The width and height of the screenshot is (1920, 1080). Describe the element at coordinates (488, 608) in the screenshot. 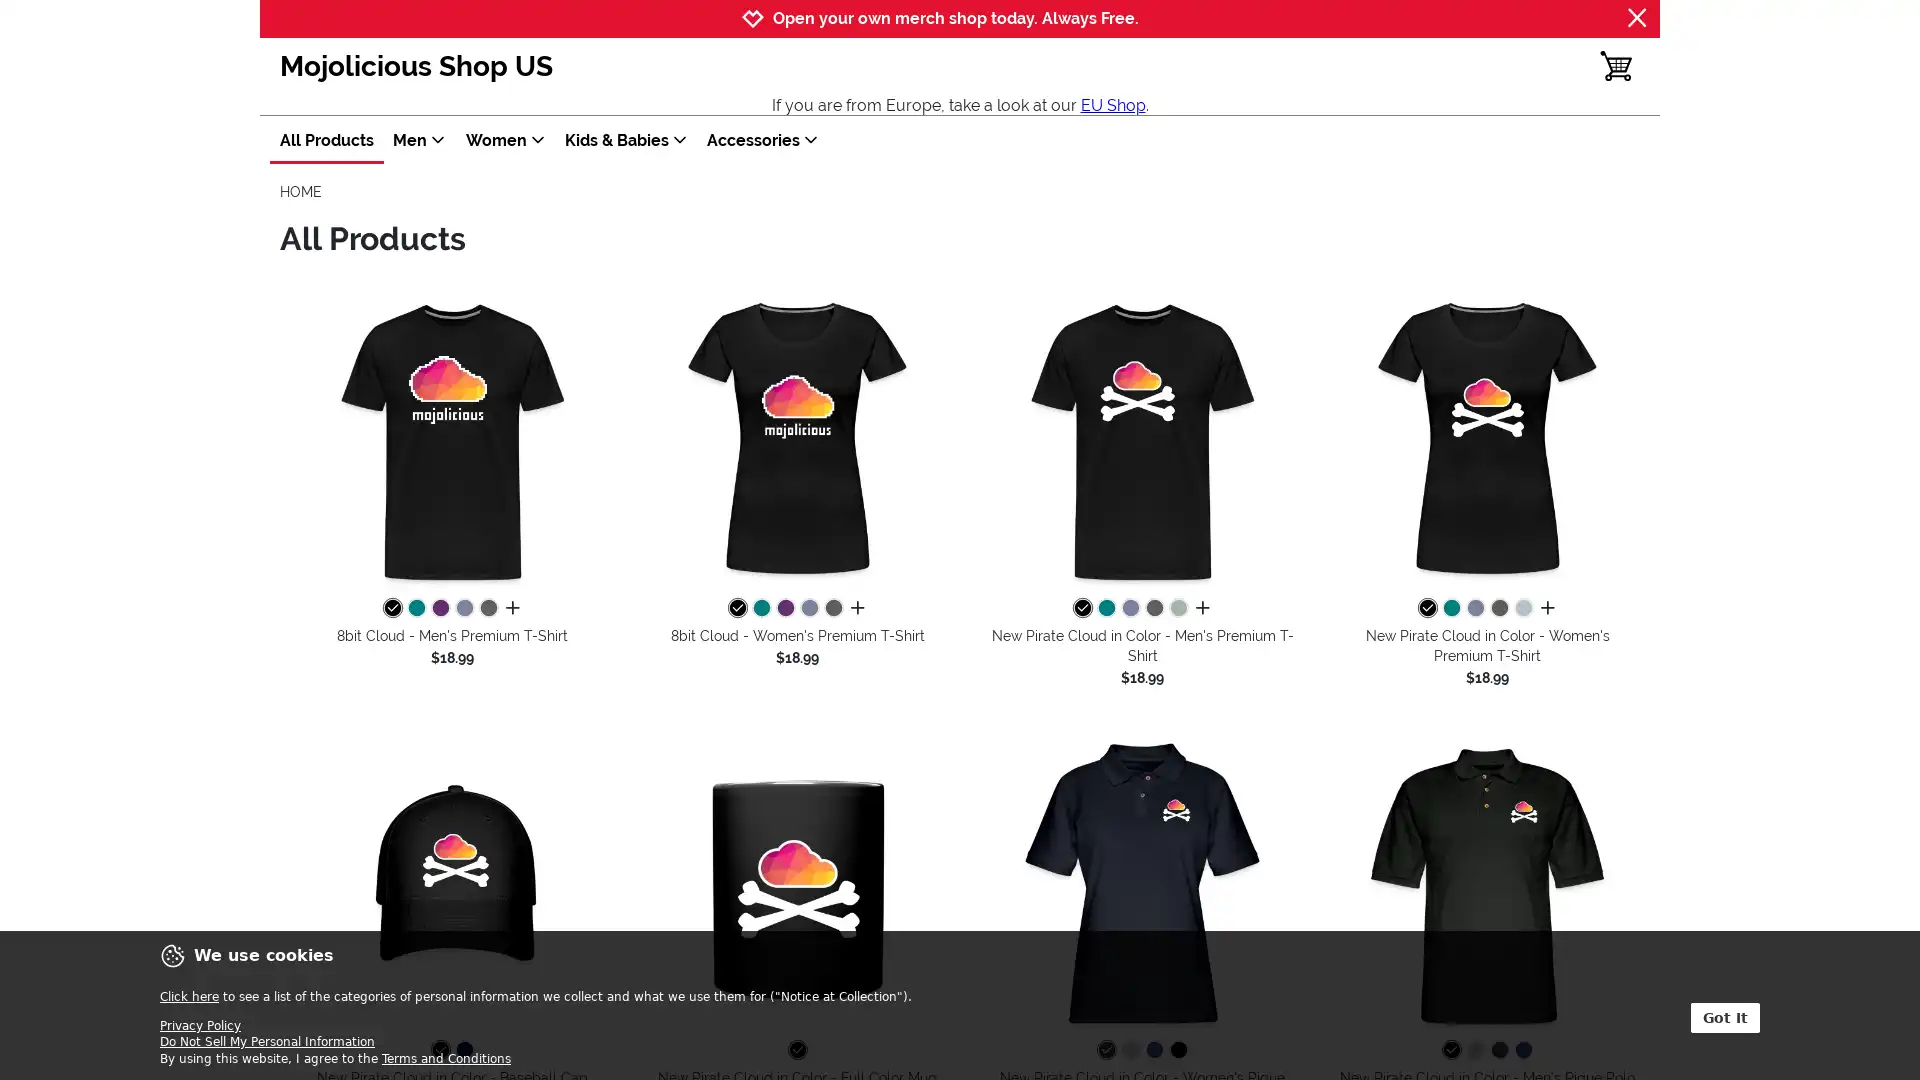

I see `charcoal grey` at that location.